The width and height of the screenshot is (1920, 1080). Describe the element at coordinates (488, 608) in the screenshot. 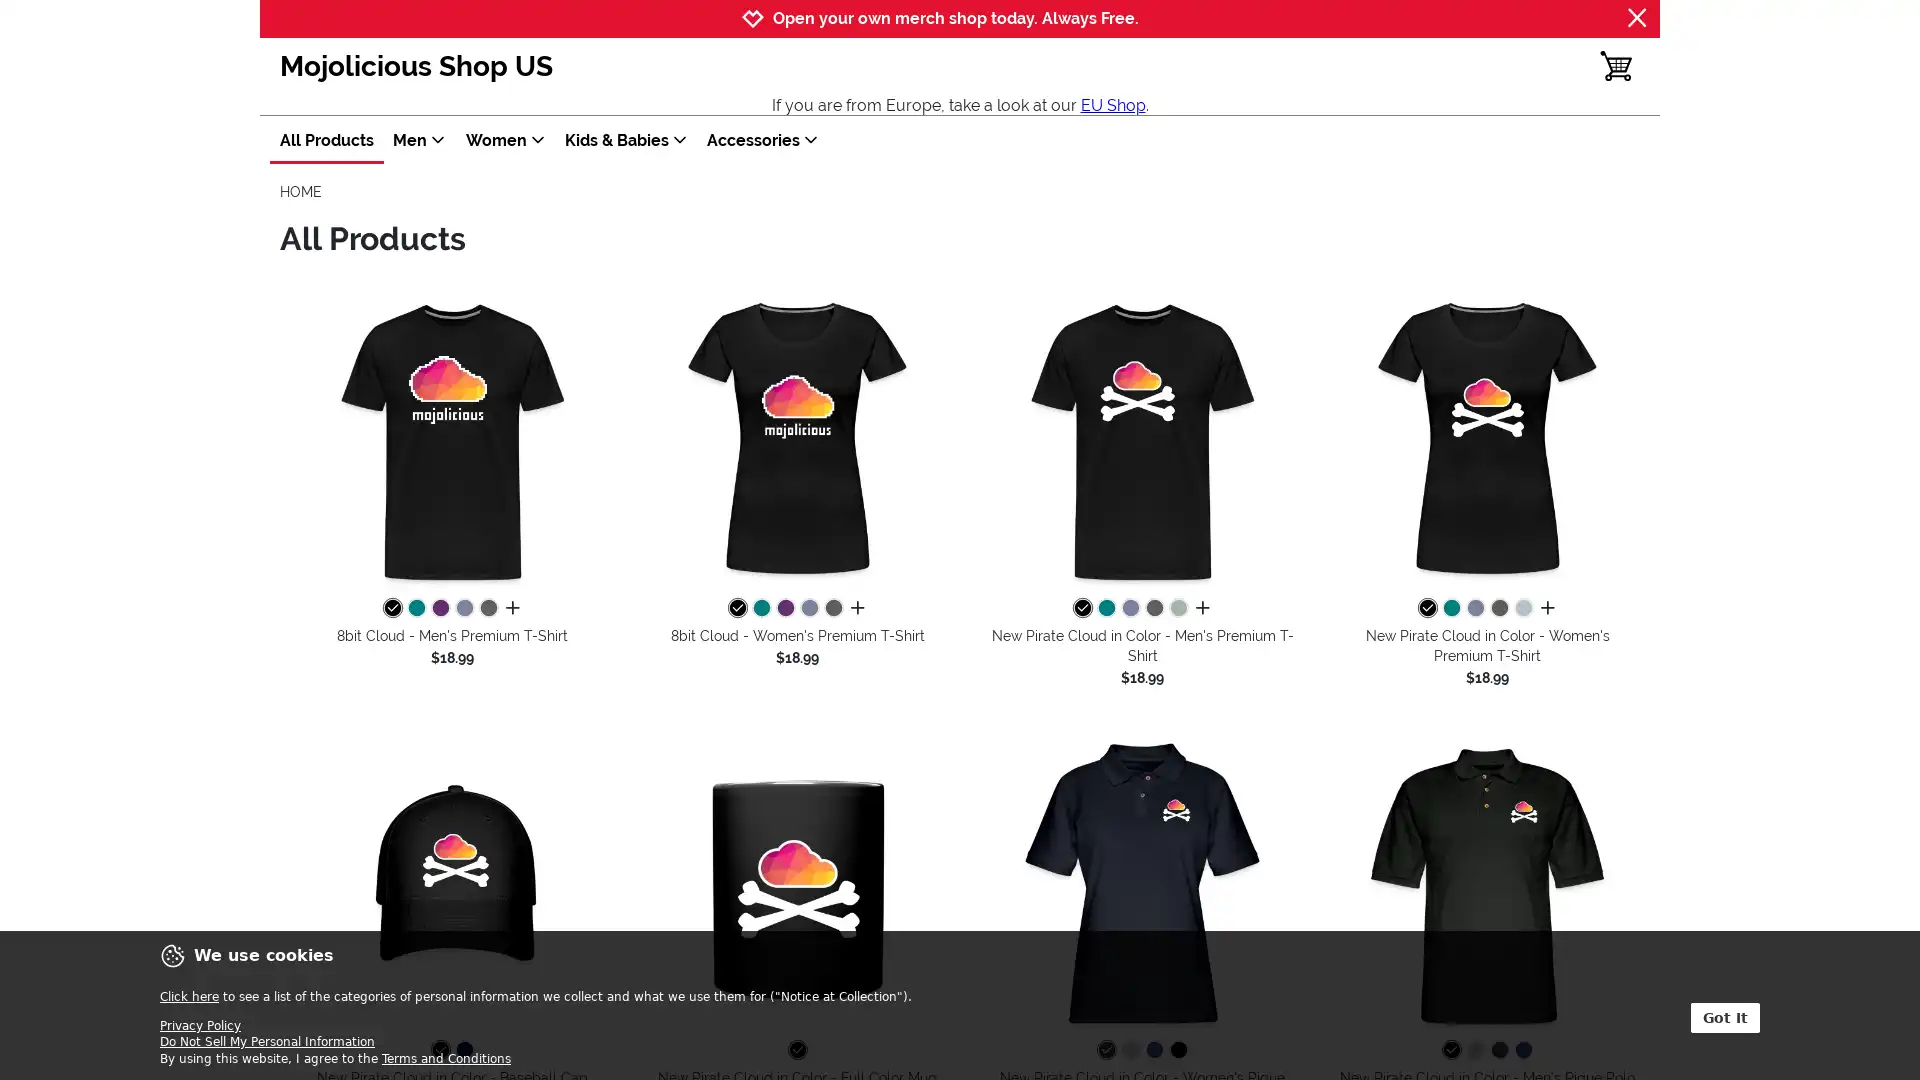

I see `charcoal grey` at that location.